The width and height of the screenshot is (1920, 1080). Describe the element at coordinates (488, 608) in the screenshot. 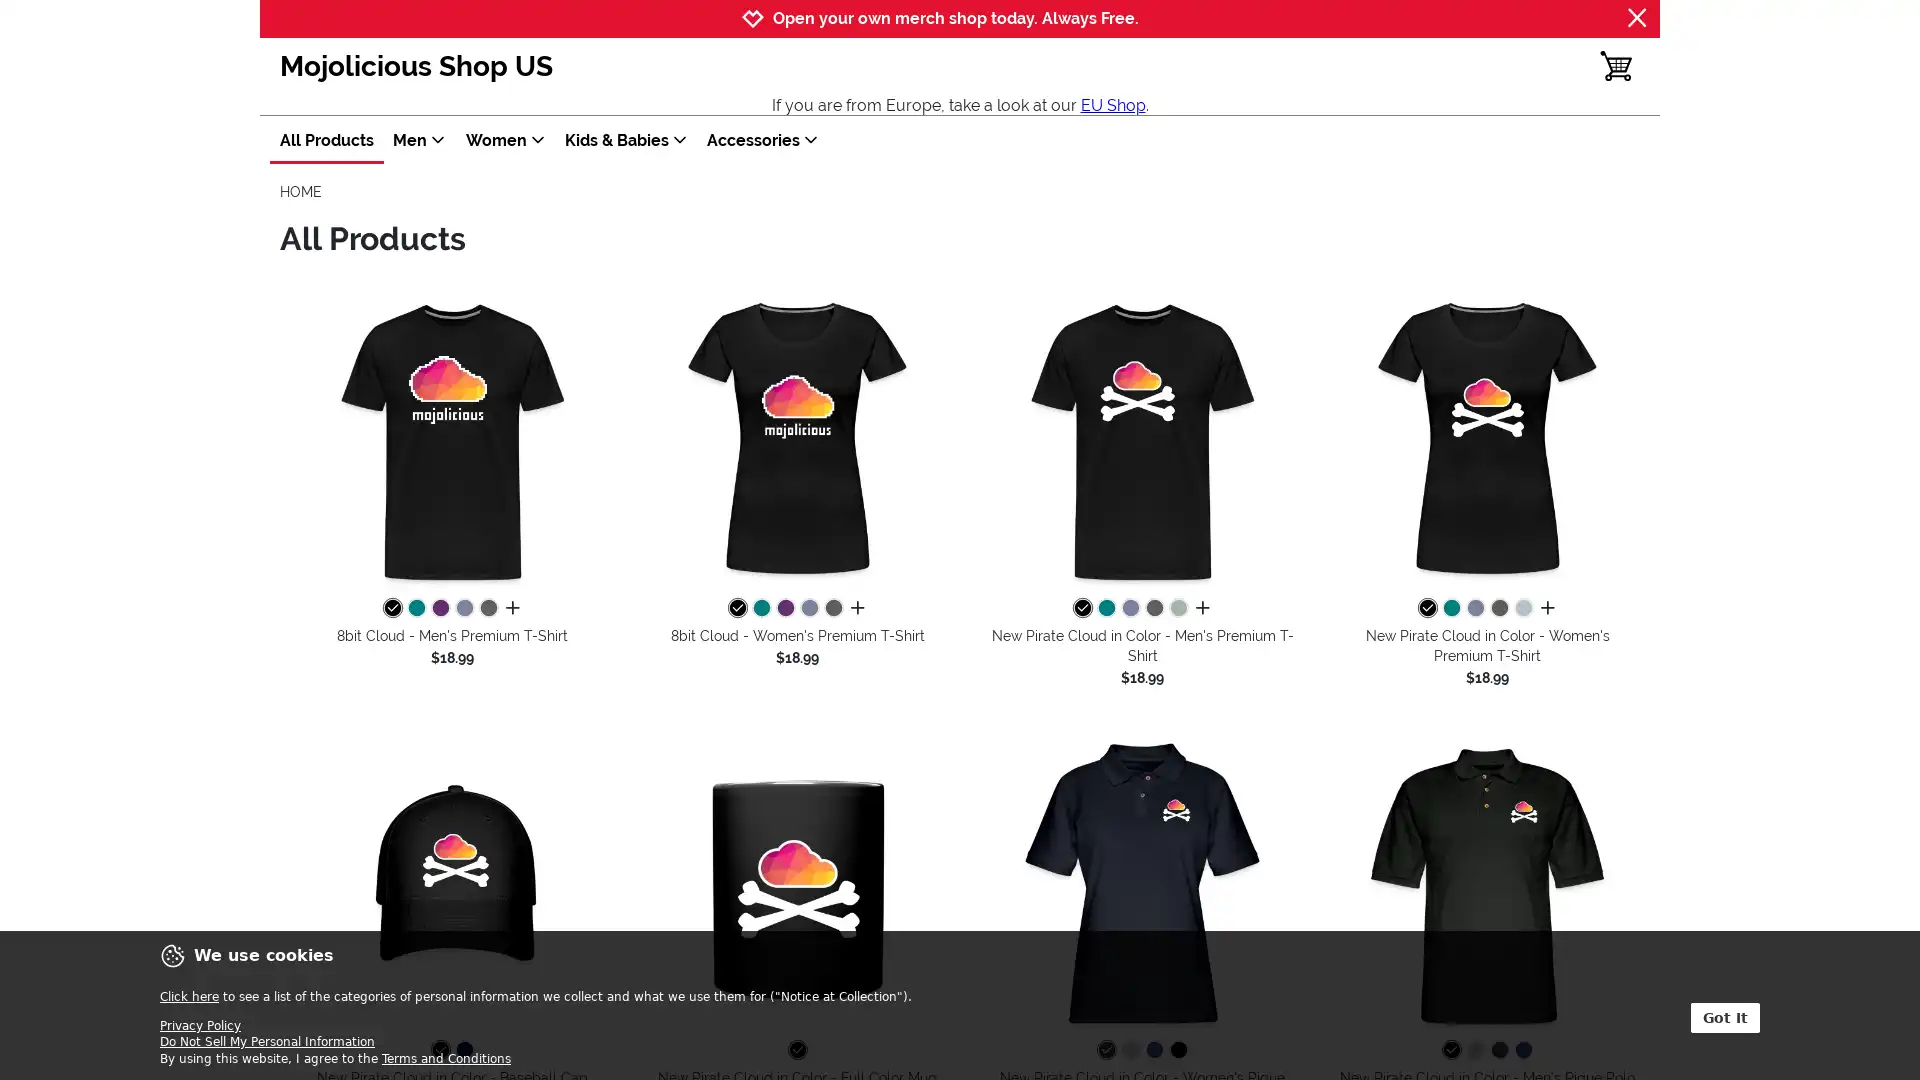

I see `charcoal grey` at that location.